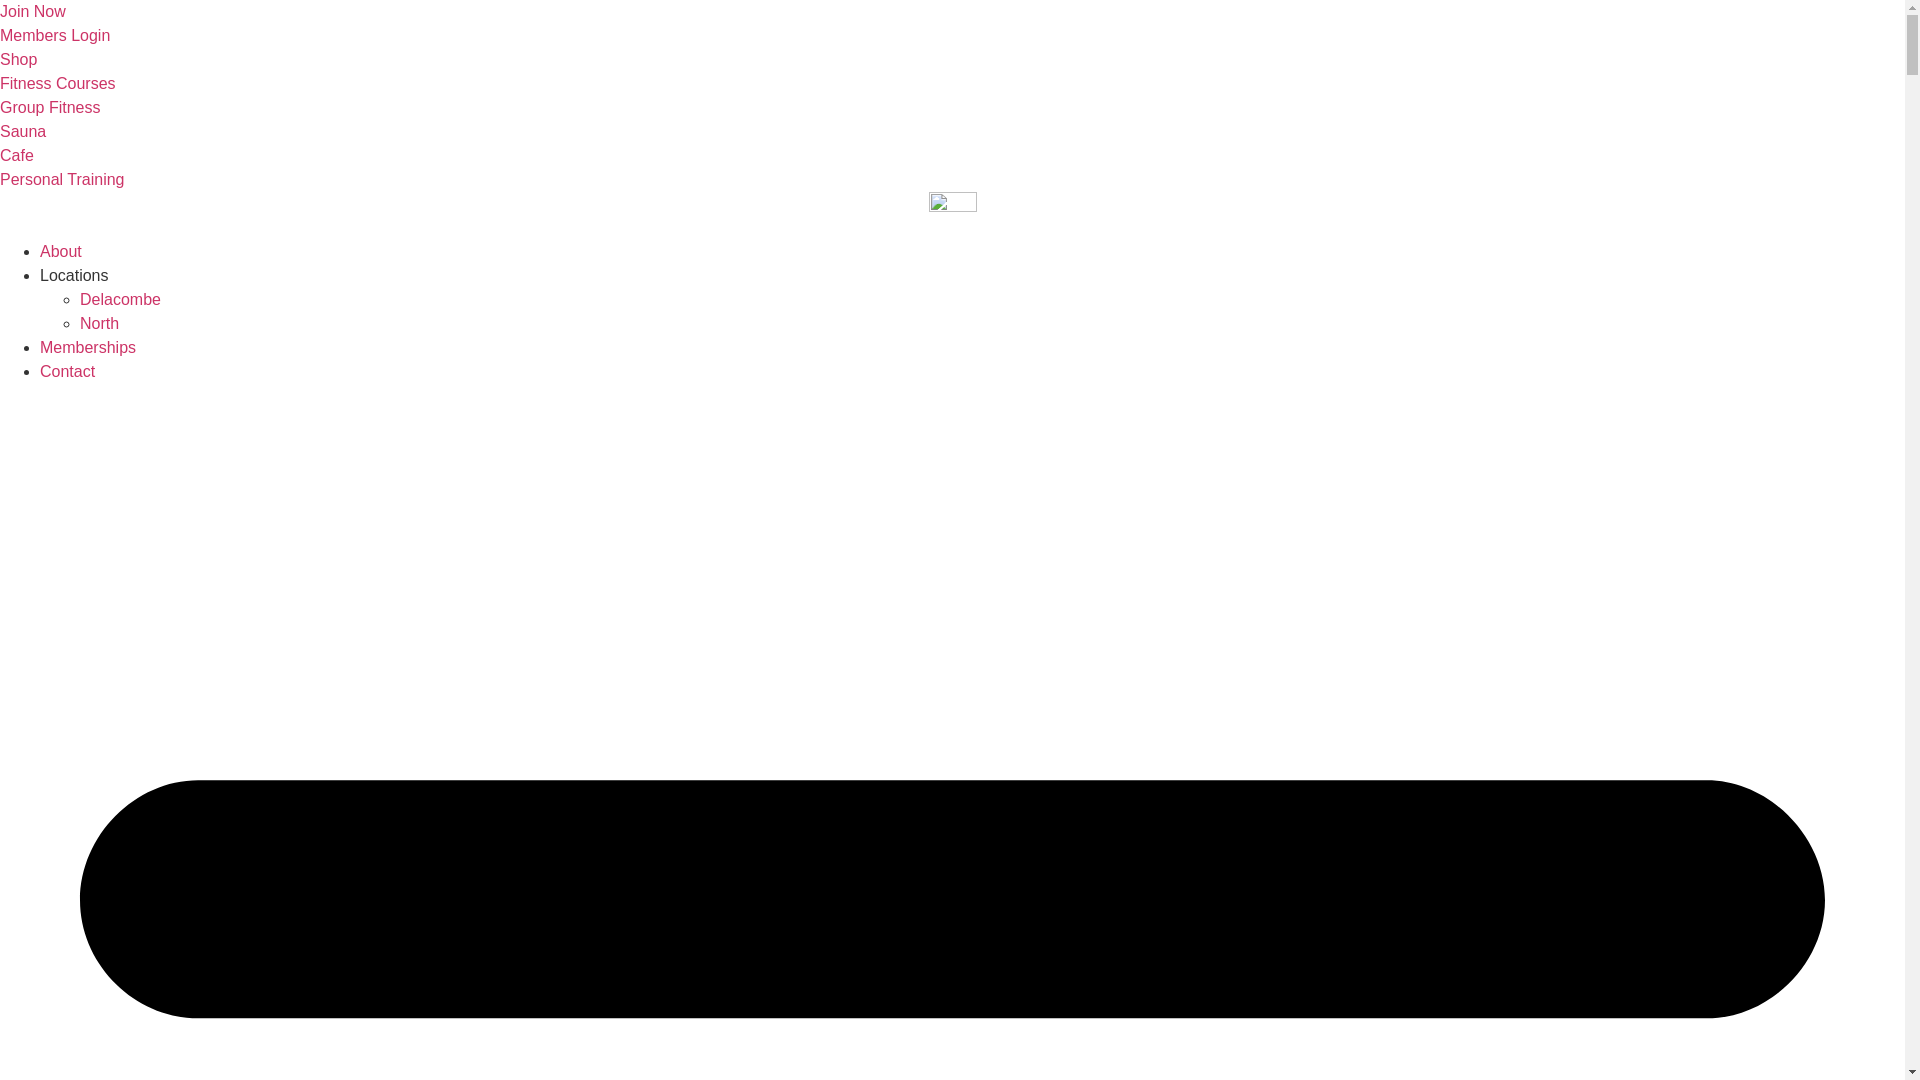 The width and height of the screenshot is (1920, 1080). What do you see at coordinates (39, 346) in the screenshot?
I see `'Memberships'` at bounding box center [39, 346].